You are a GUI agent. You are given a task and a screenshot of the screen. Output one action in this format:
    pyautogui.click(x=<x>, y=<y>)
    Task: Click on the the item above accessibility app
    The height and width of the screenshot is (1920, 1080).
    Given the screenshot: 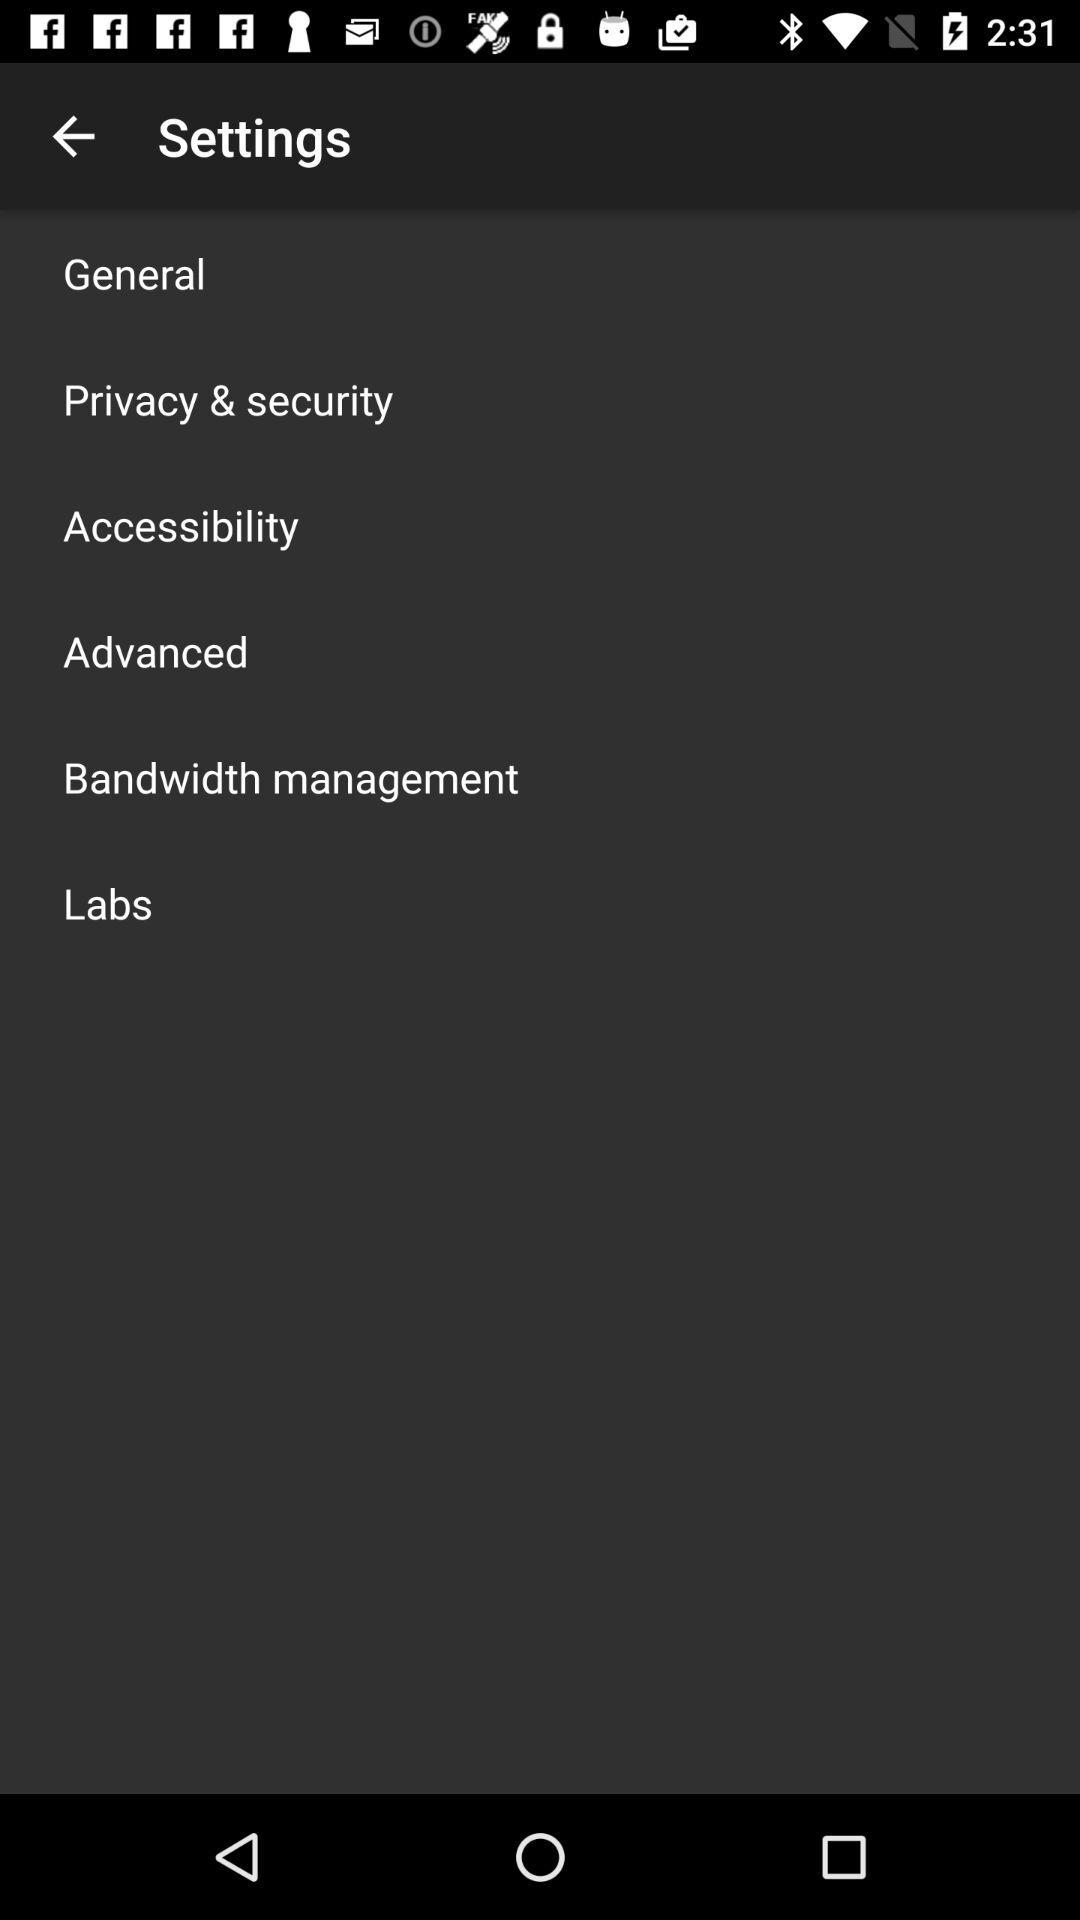 What is the action you would take?
    pyautogui.click(x=227, y=398)
    